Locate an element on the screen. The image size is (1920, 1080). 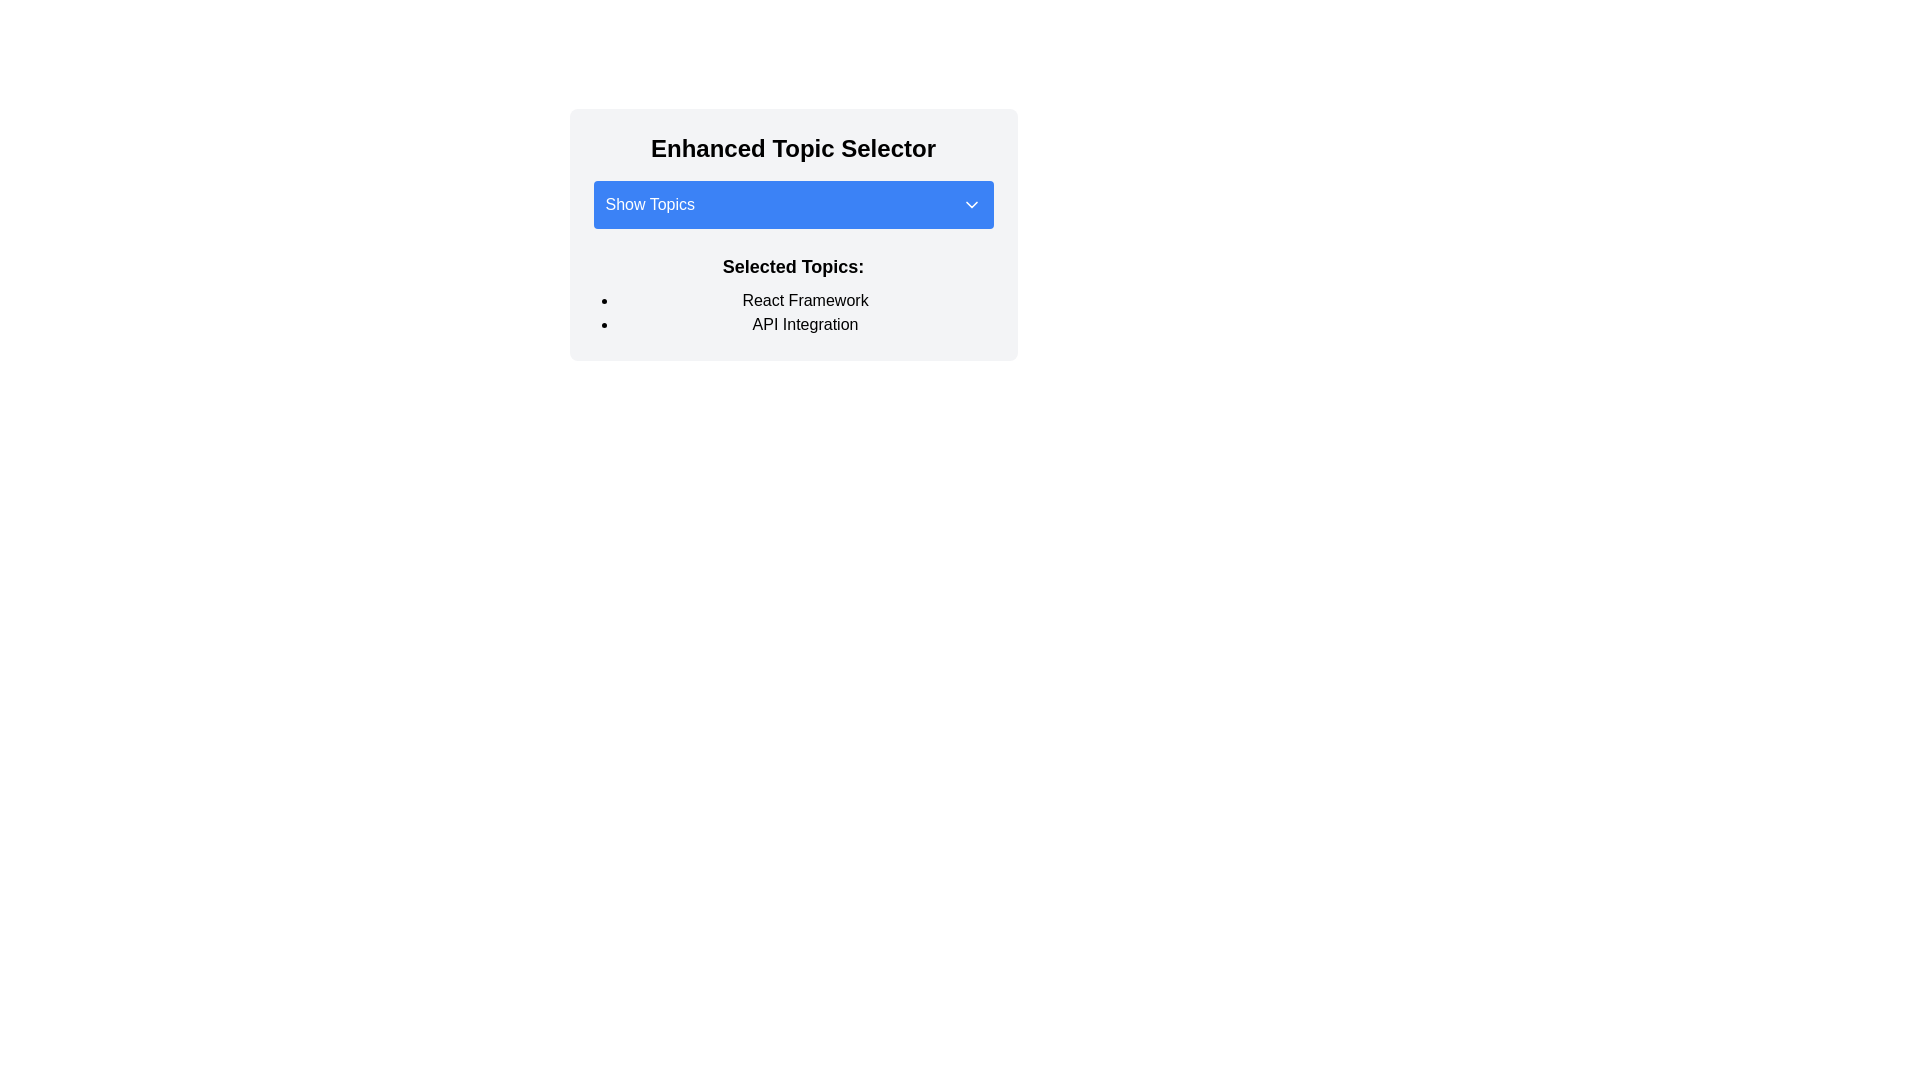
the second item in the bulleted list under the 'Selected Topics' section, which is directly below the 'React Framework' list item is located at coordinates (805, 323).